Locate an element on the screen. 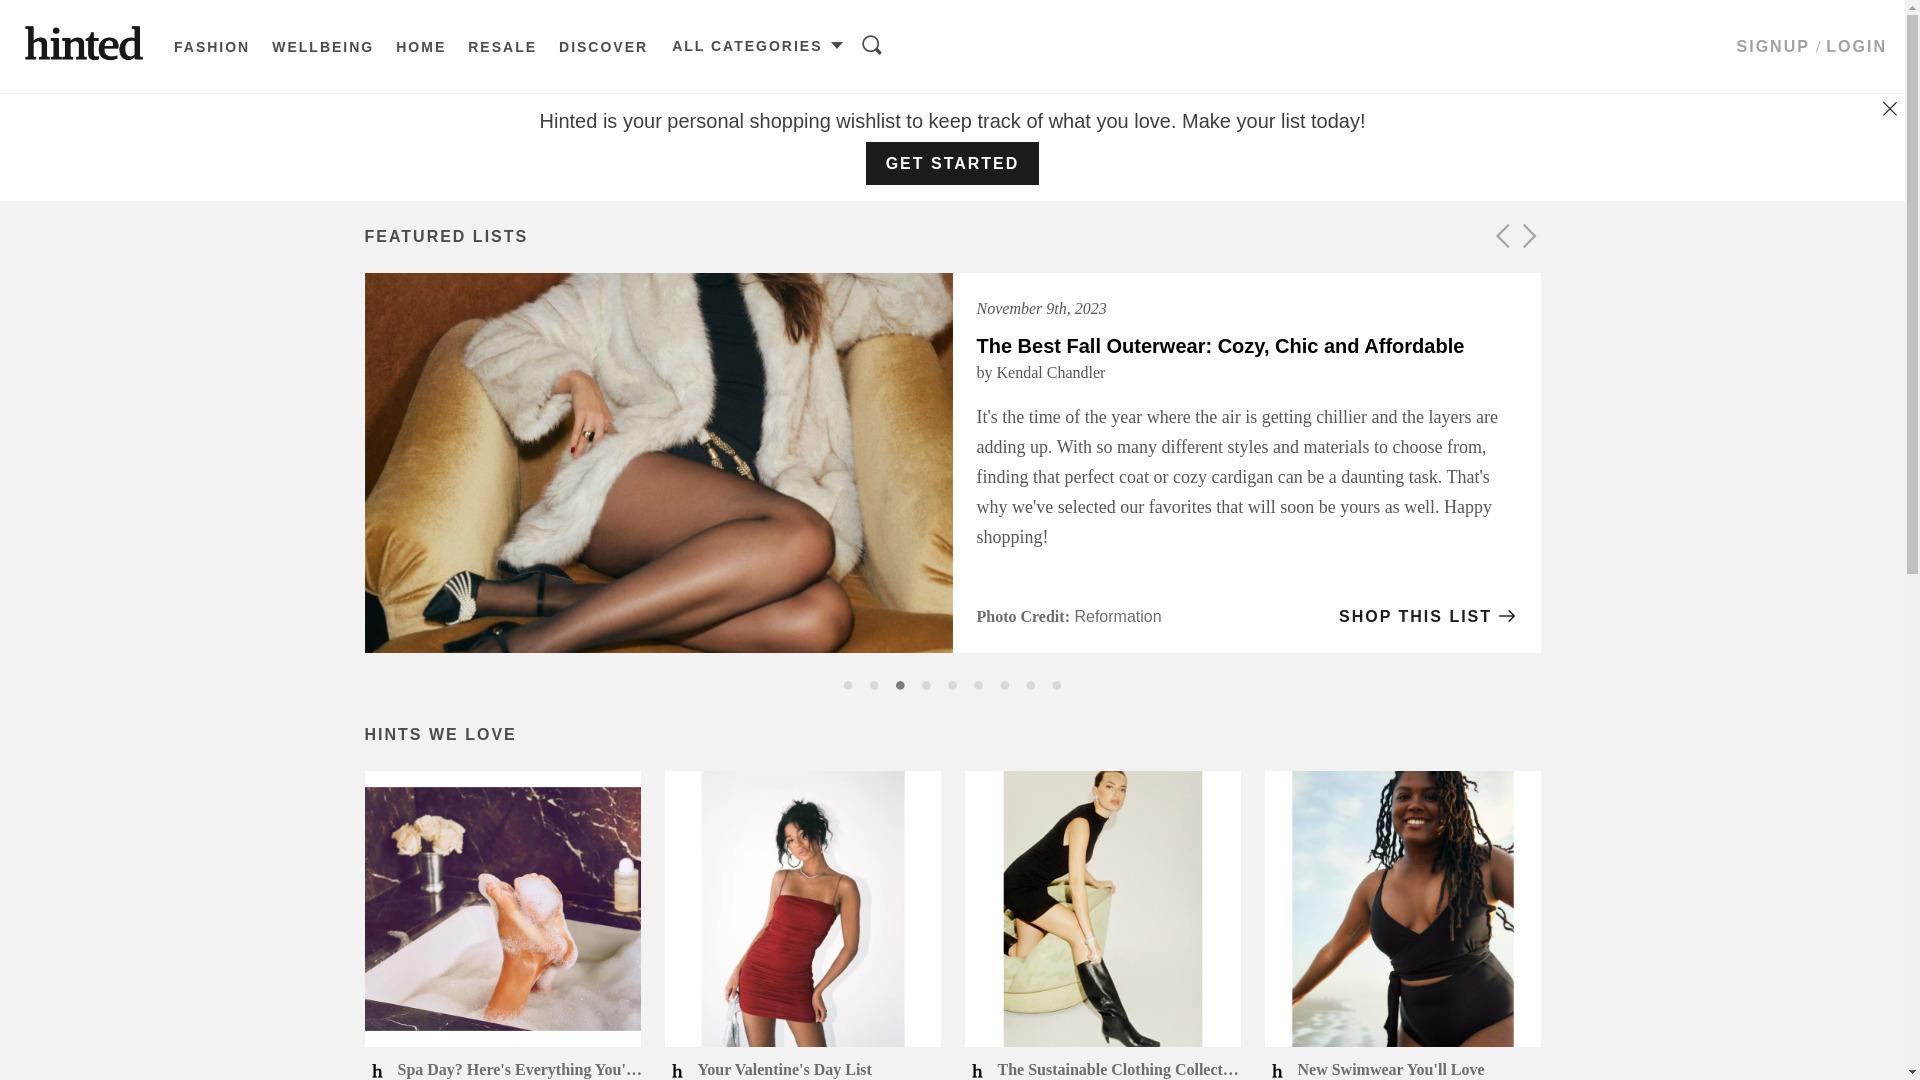 This screenshot has height=1080, width=1920. 'HOME' is located at coordinates (420, 46).